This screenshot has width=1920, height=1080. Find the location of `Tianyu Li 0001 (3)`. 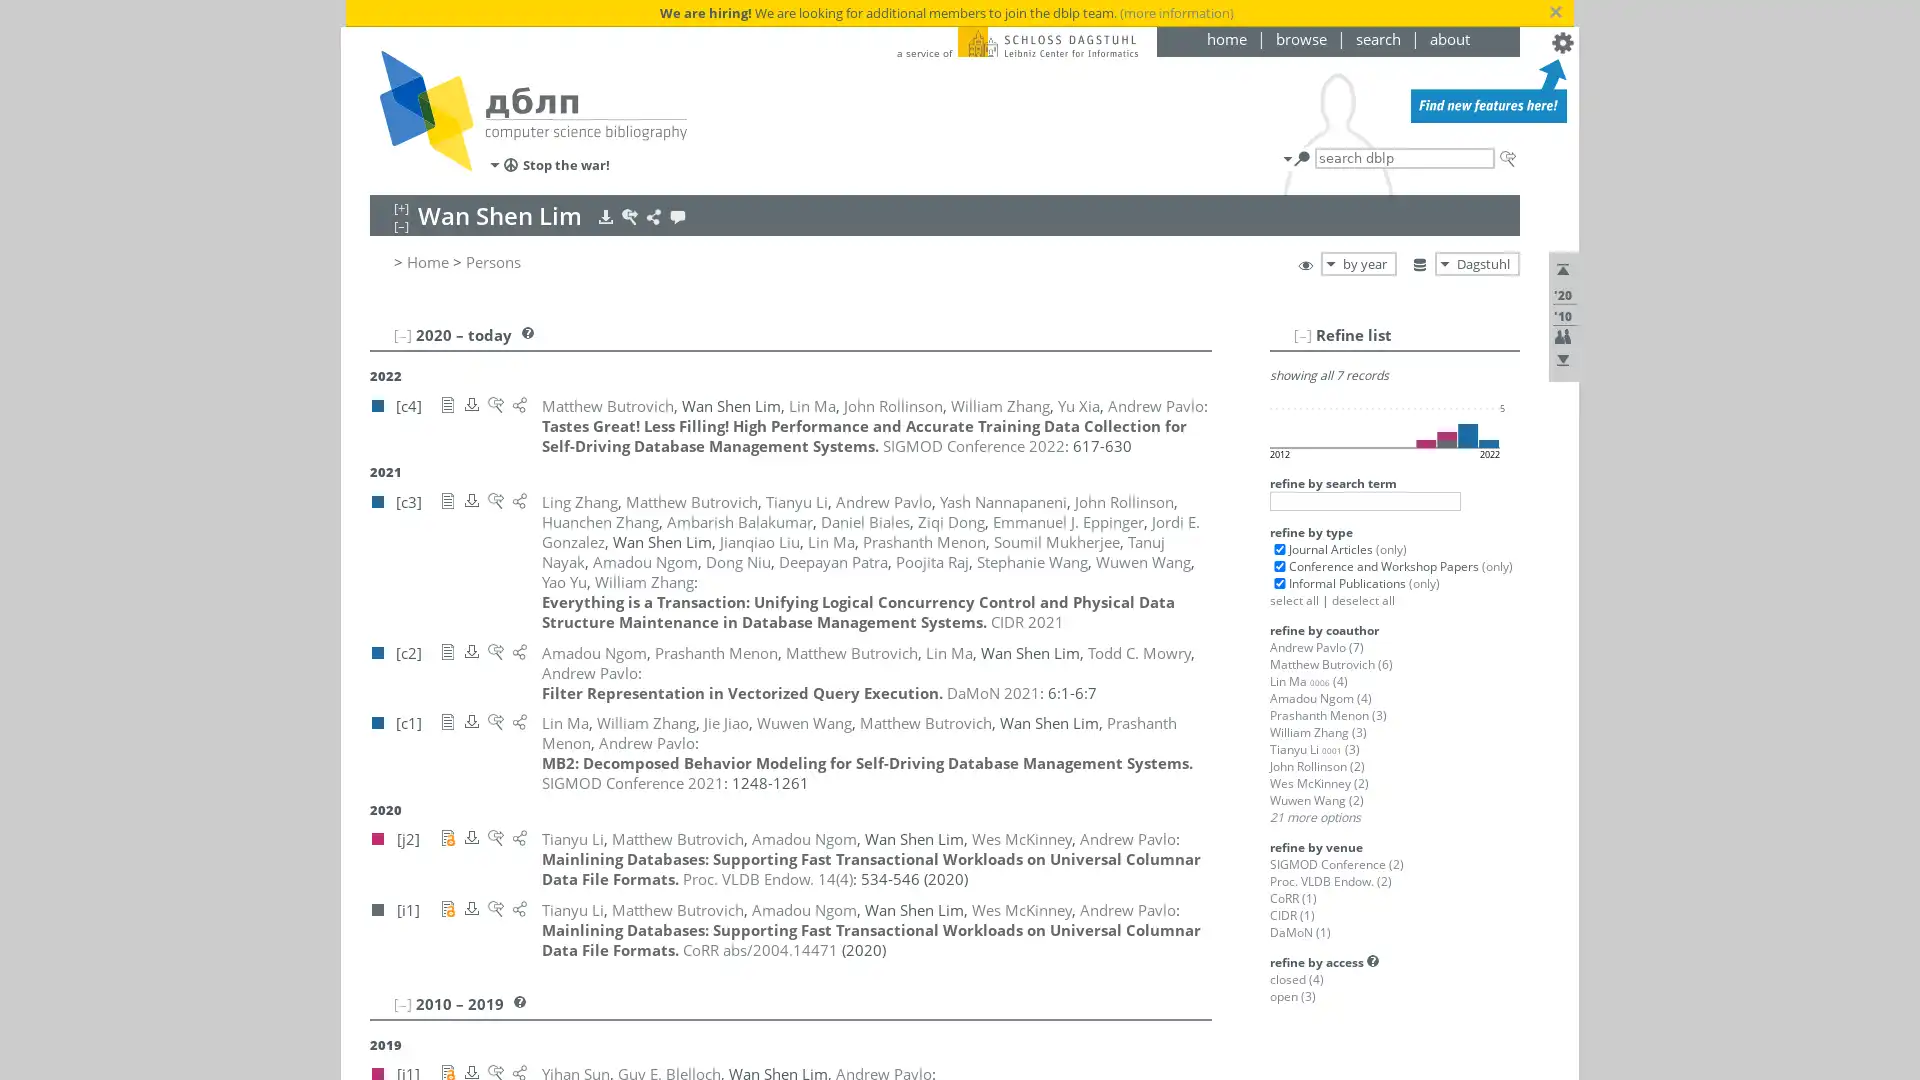

Tianyu Li 0001 (3) is located at coordinates (1315, 749).